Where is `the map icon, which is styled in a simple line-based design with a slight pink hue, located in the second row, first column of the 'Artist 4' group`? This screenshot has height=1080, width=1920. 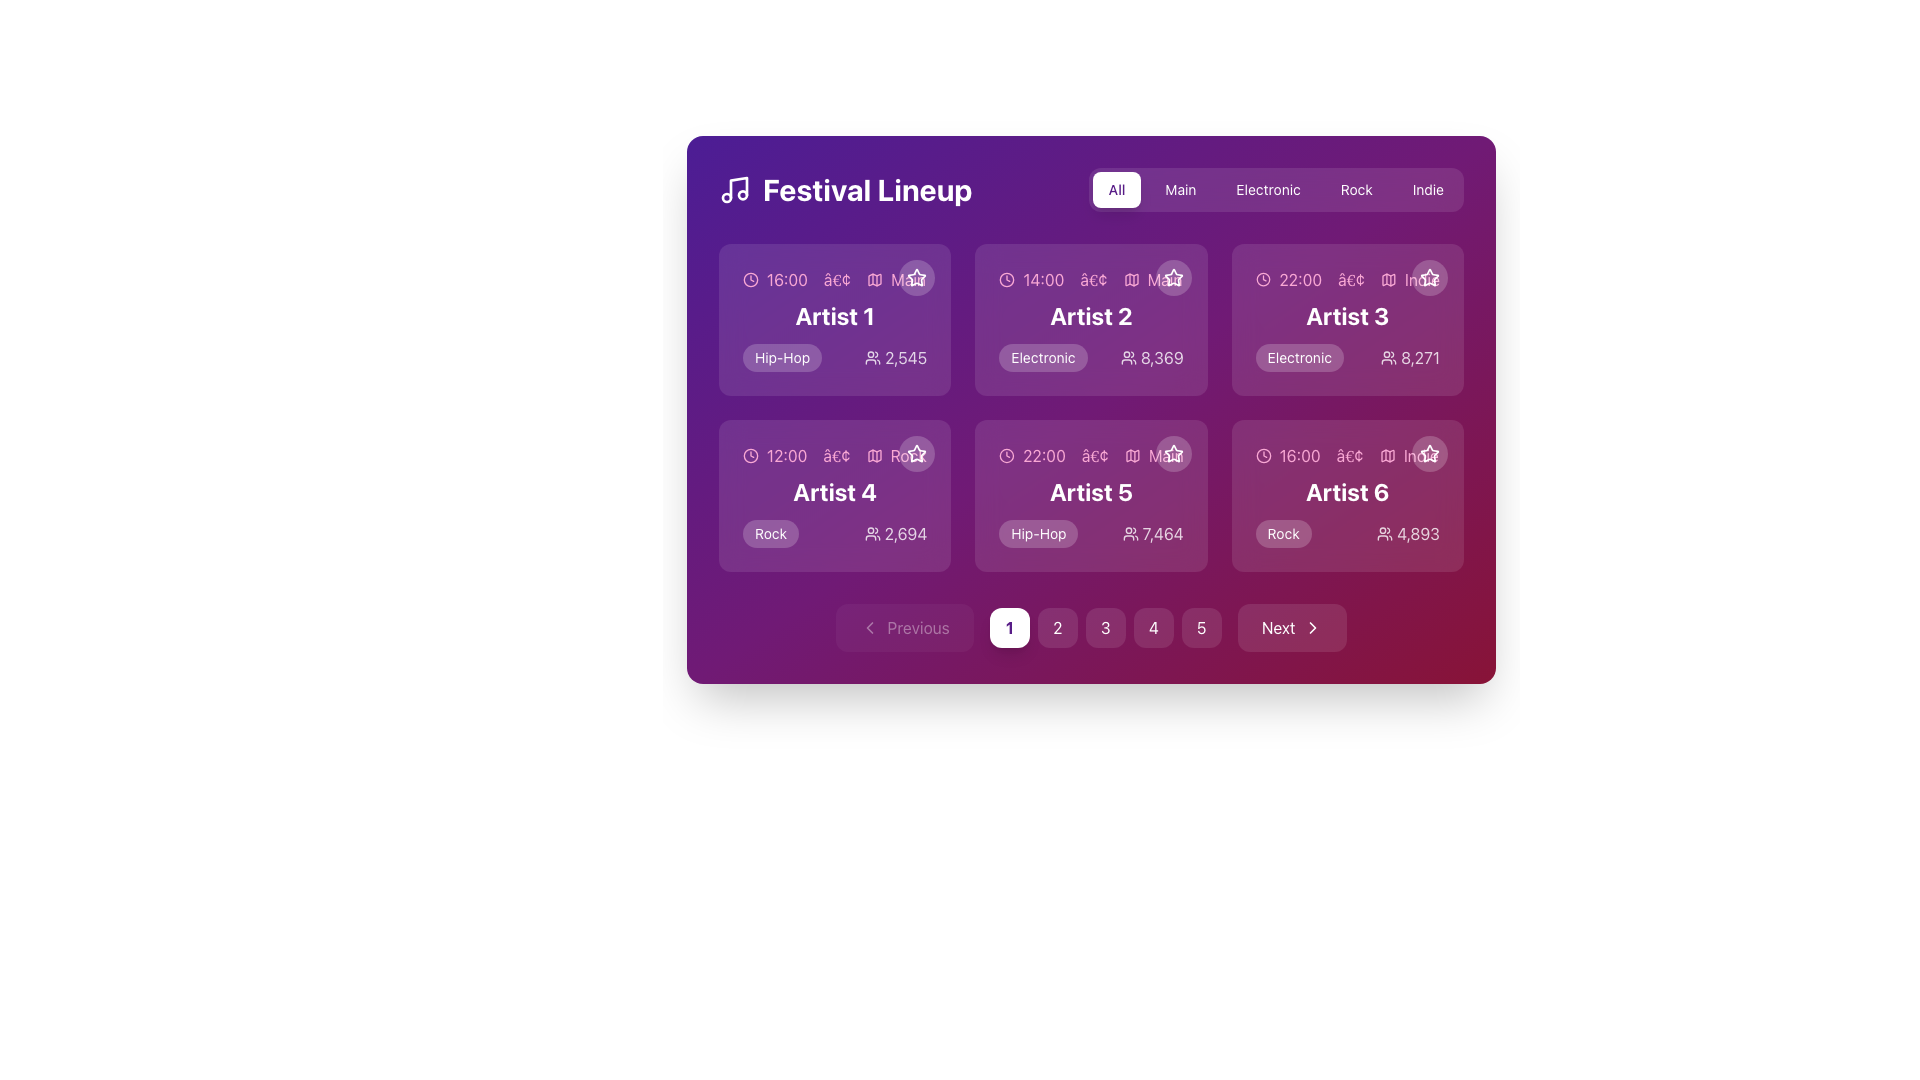 the map icon, which is styled in a simple line-based design with a slight pink hue, located in the second row, first column of the 'Artist 4' group is located at coordinates (874, 455).